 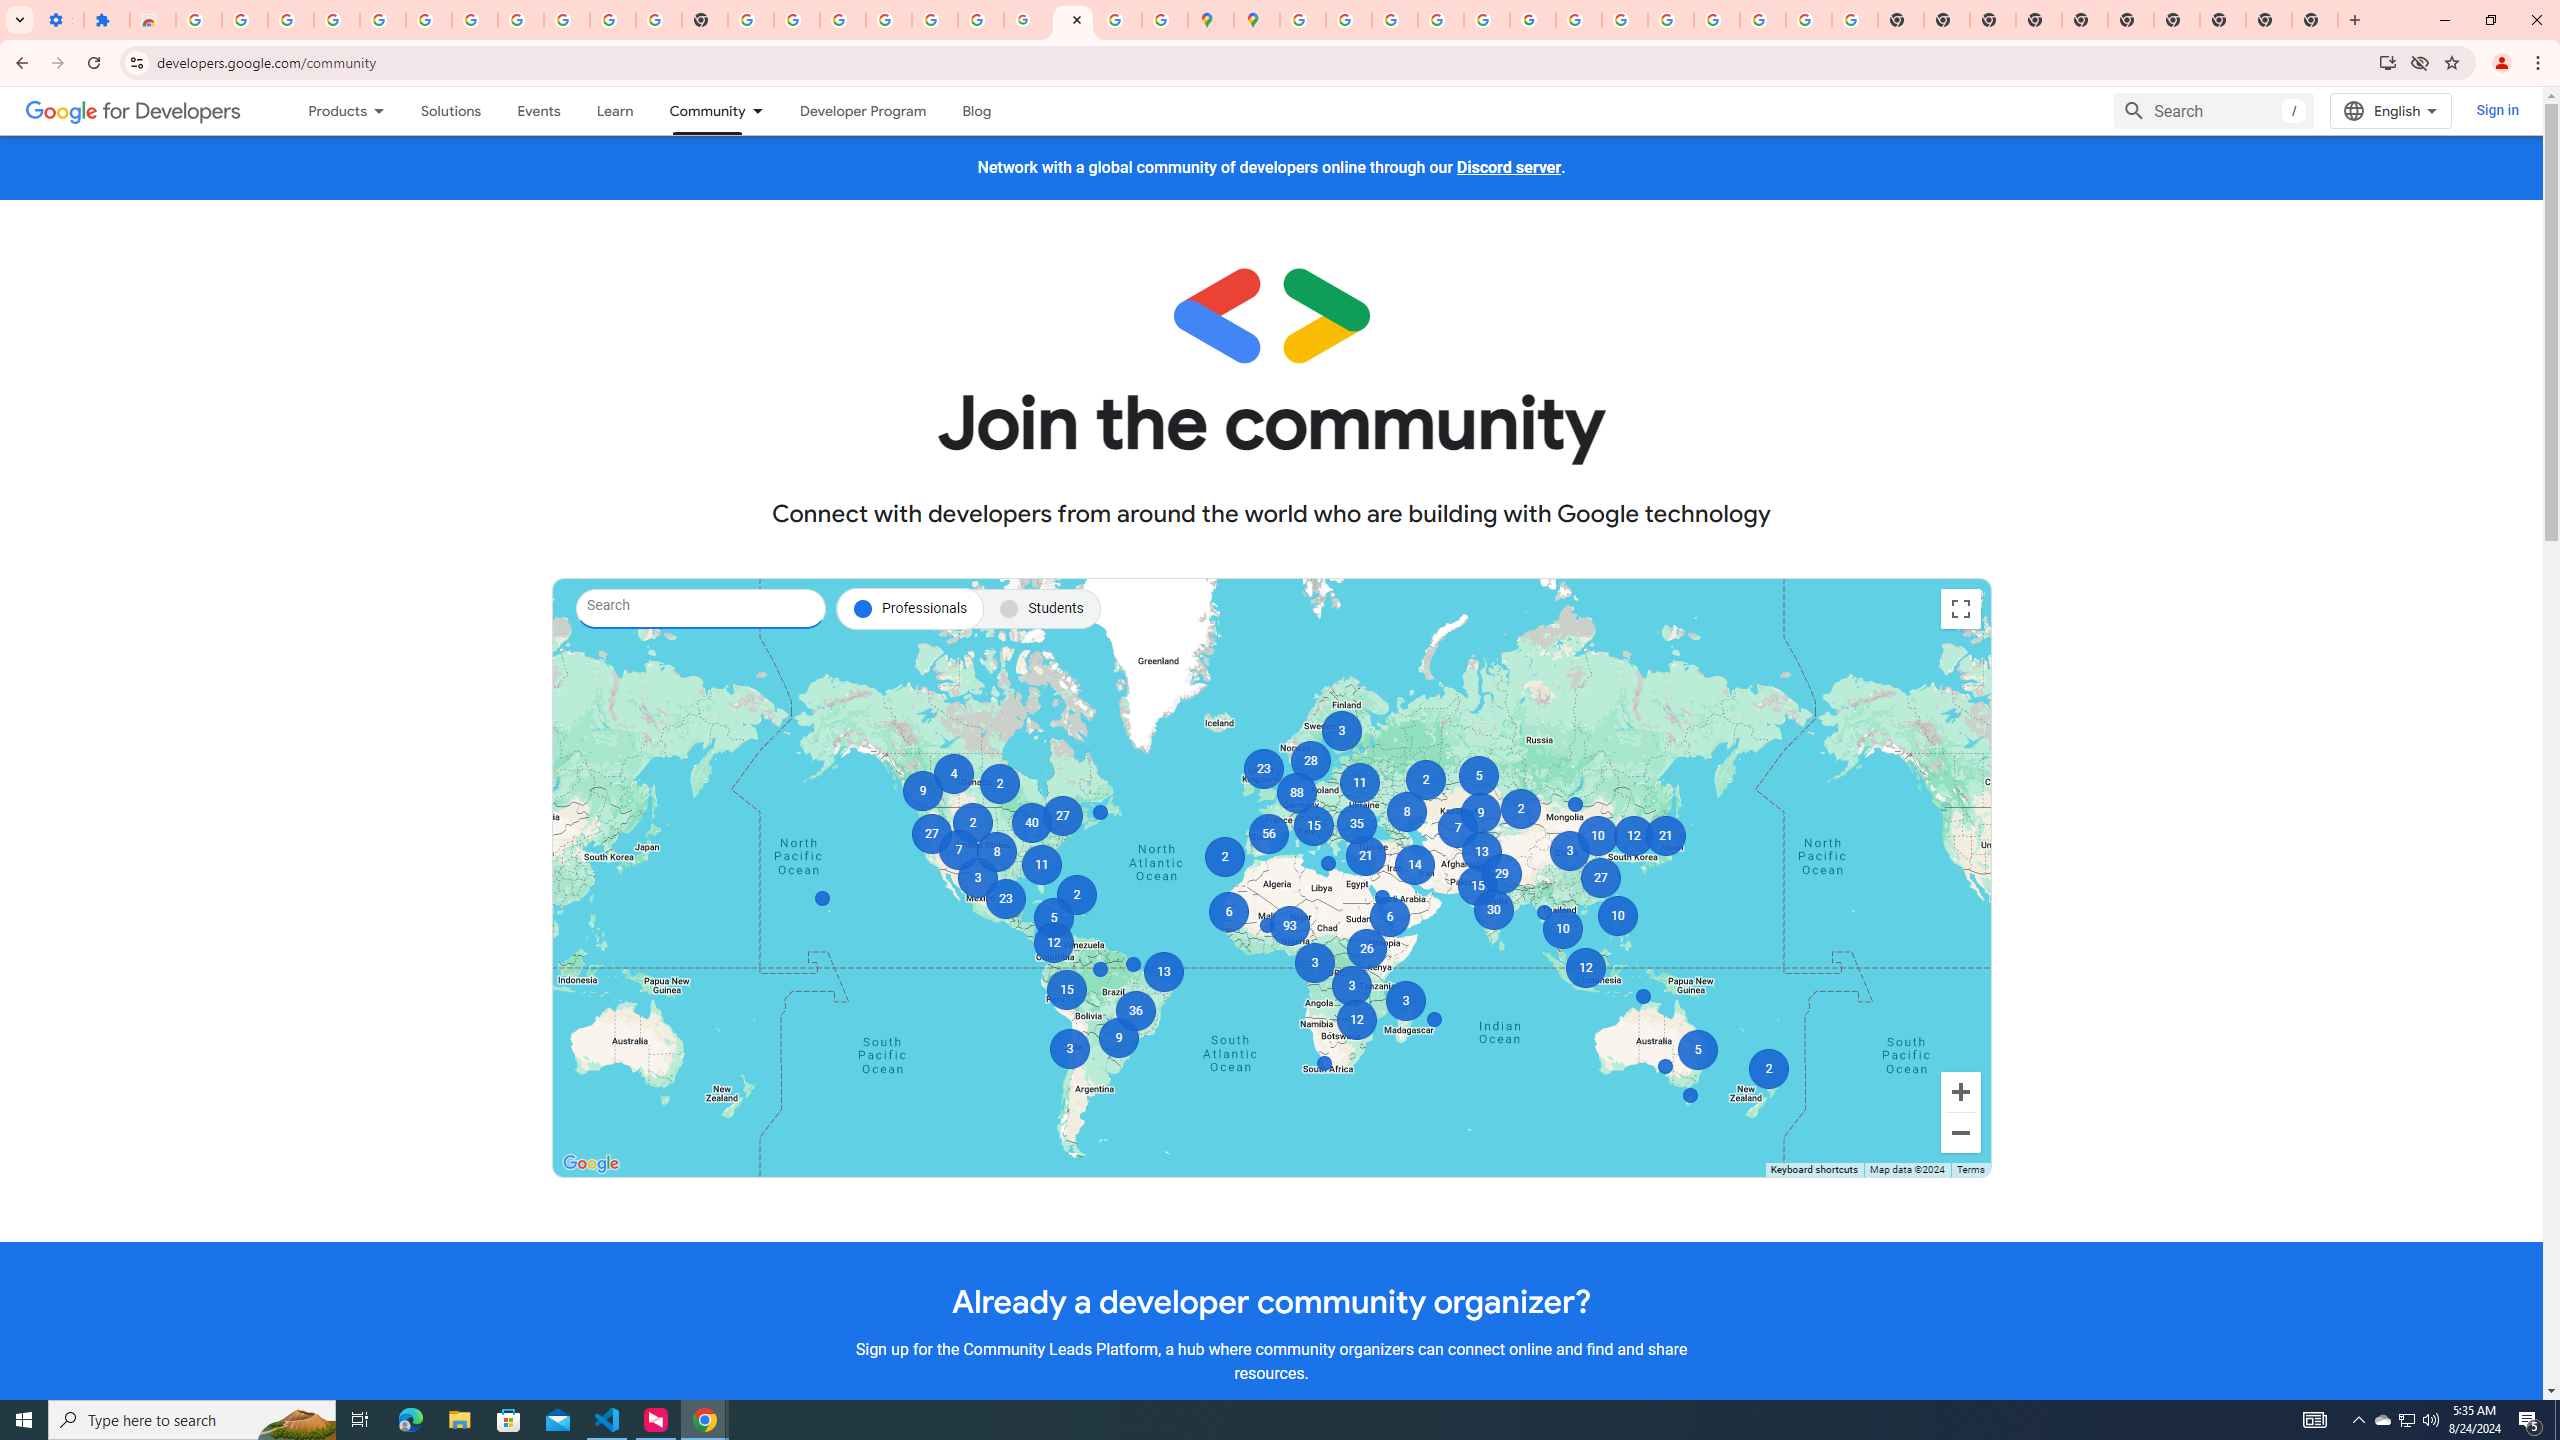 What do you see at coordinates (382, 19) in the screenshot?
I see `'Learn how to find your photos - Google Photos Help'` at bounding box center [382, 19].